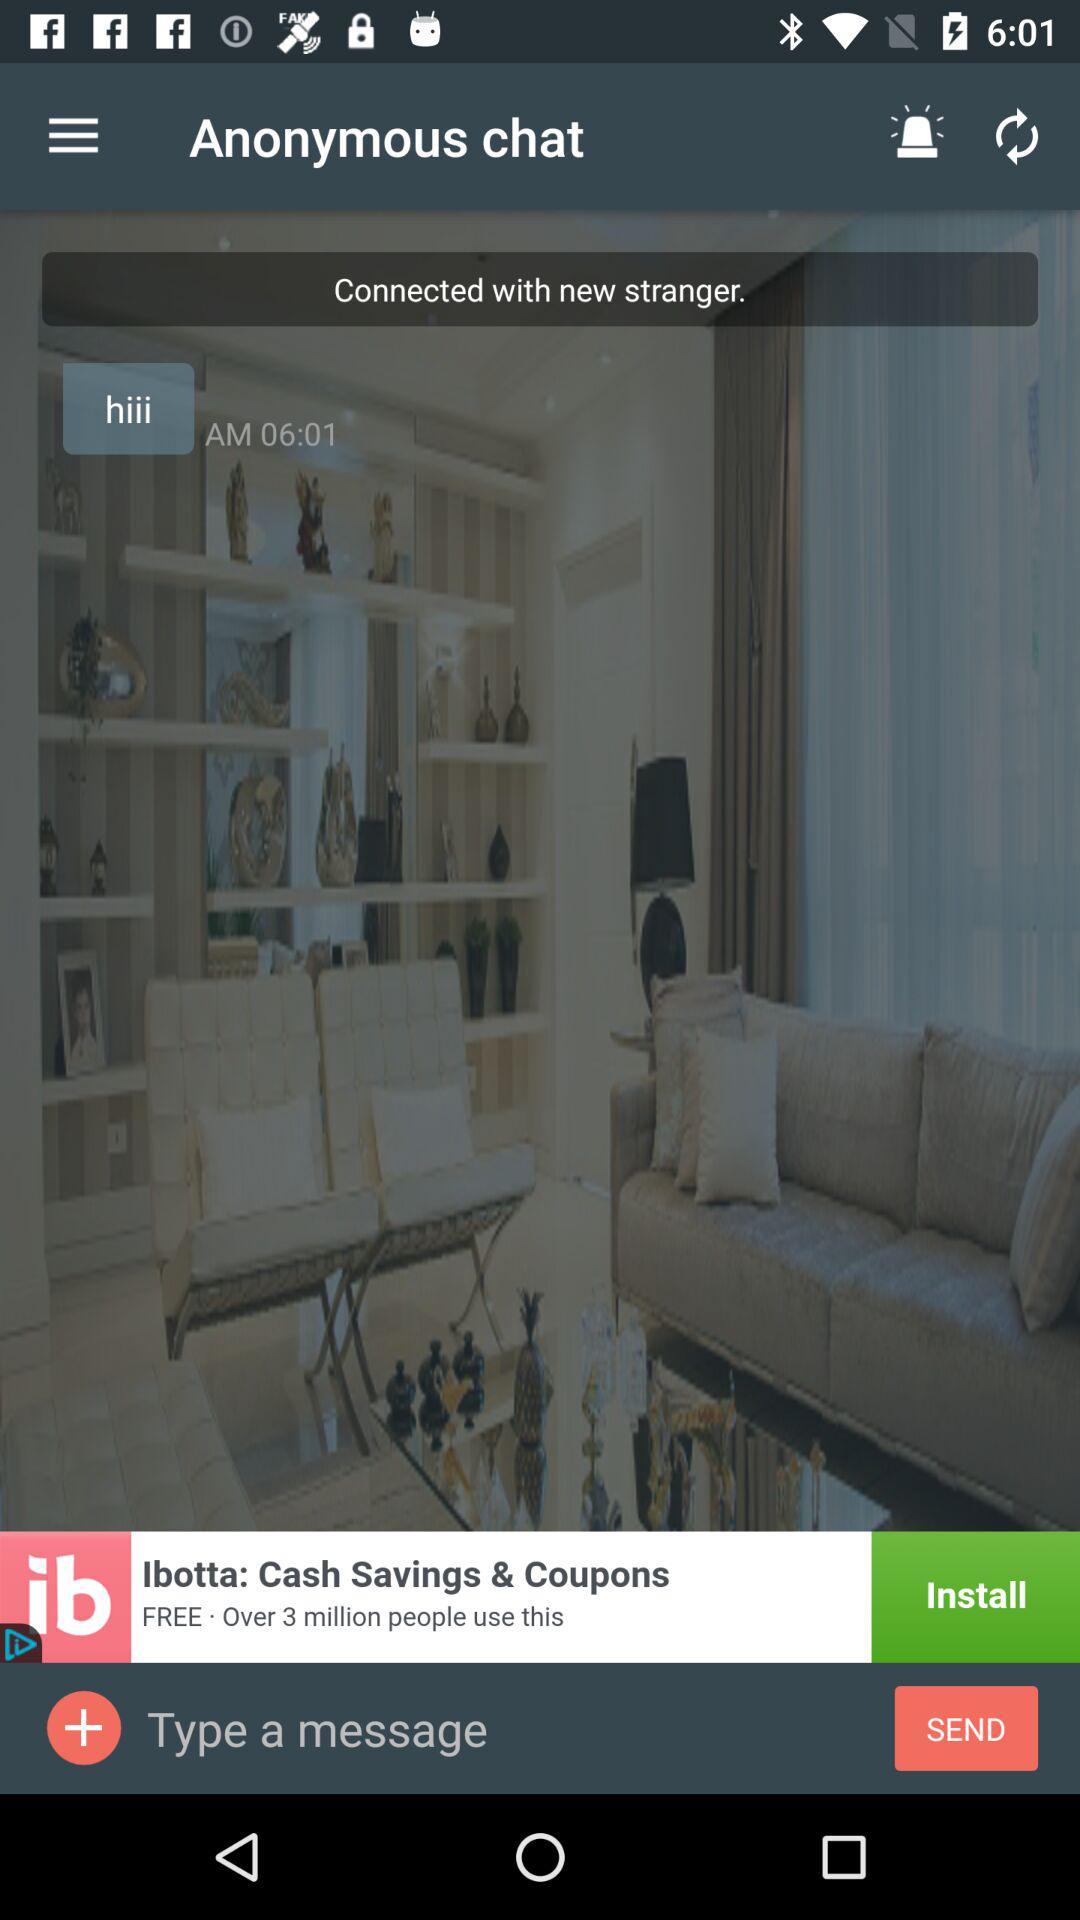 This screenshot has width=1080, height=1920. I want to click on the images, so click(83, 1727).